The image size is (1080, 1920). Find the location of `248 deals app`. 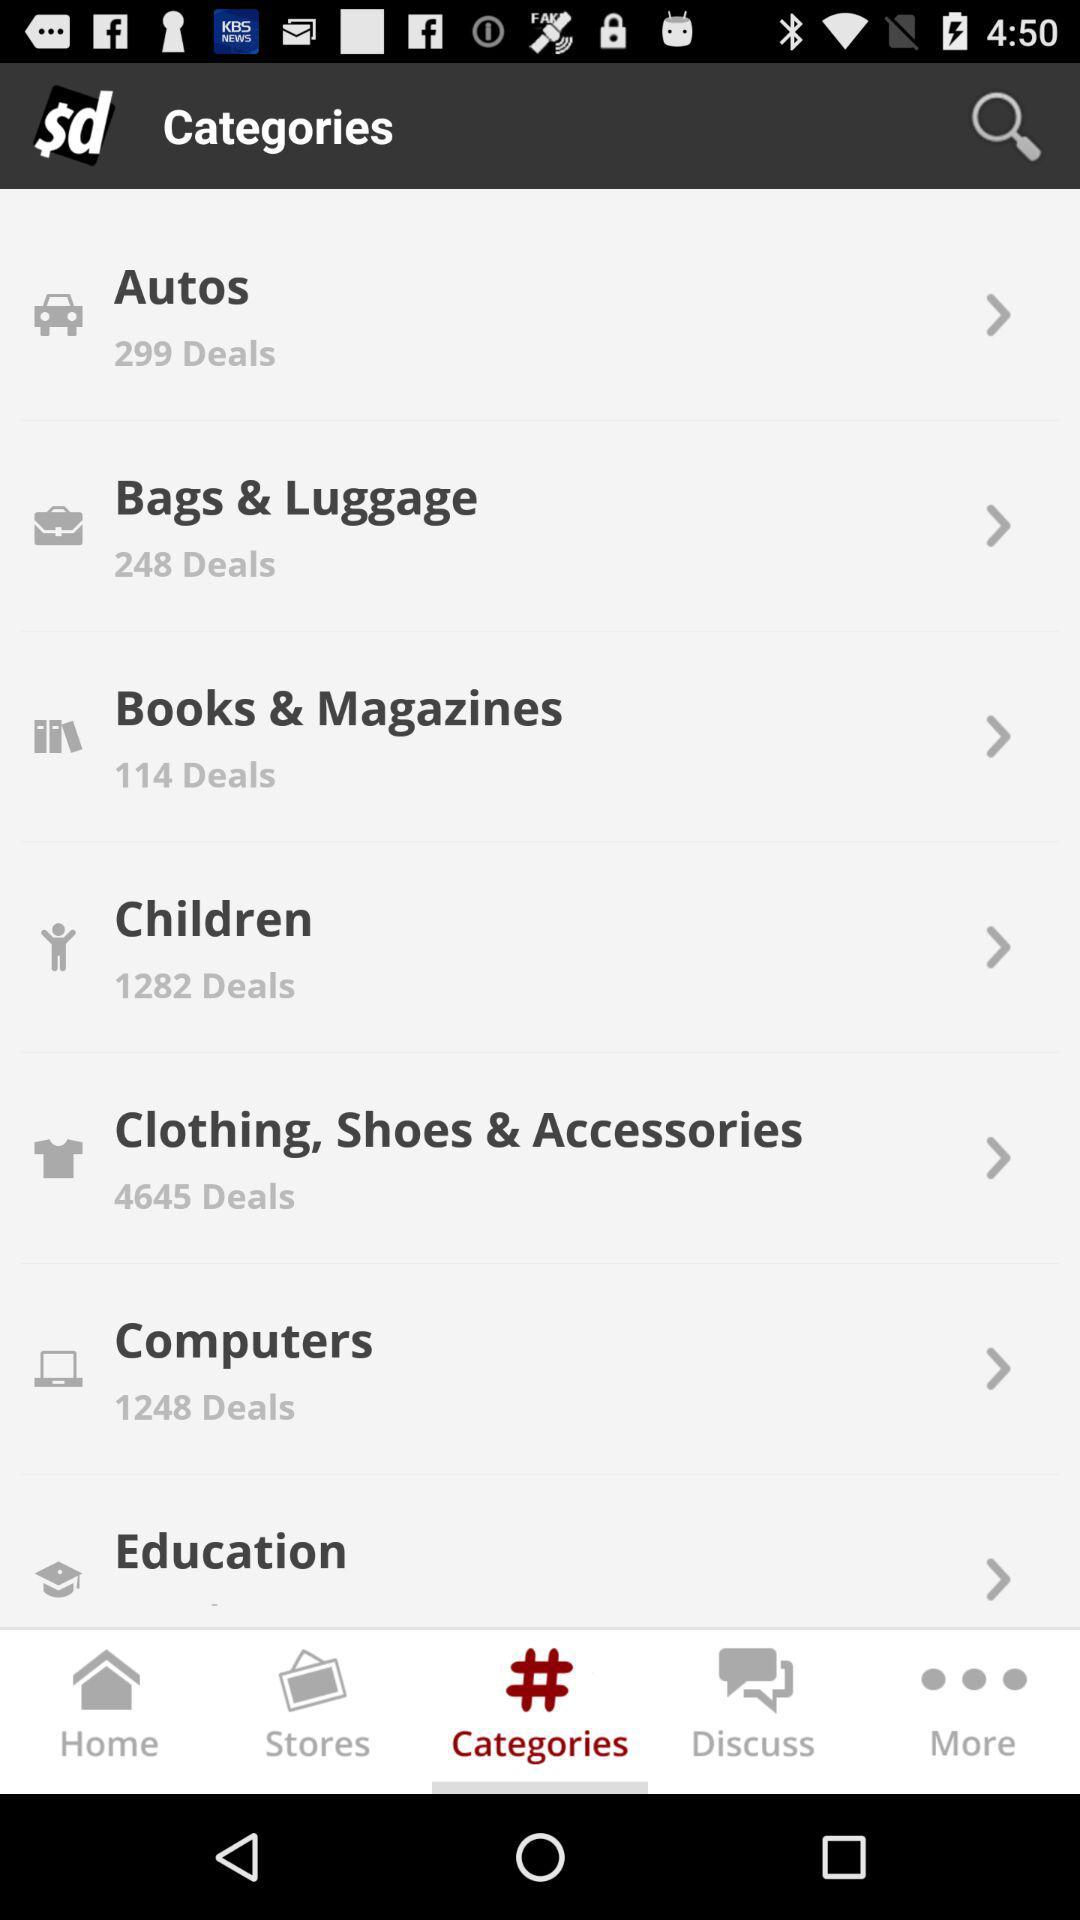

248 deals app is located at coordinates (195, 562).